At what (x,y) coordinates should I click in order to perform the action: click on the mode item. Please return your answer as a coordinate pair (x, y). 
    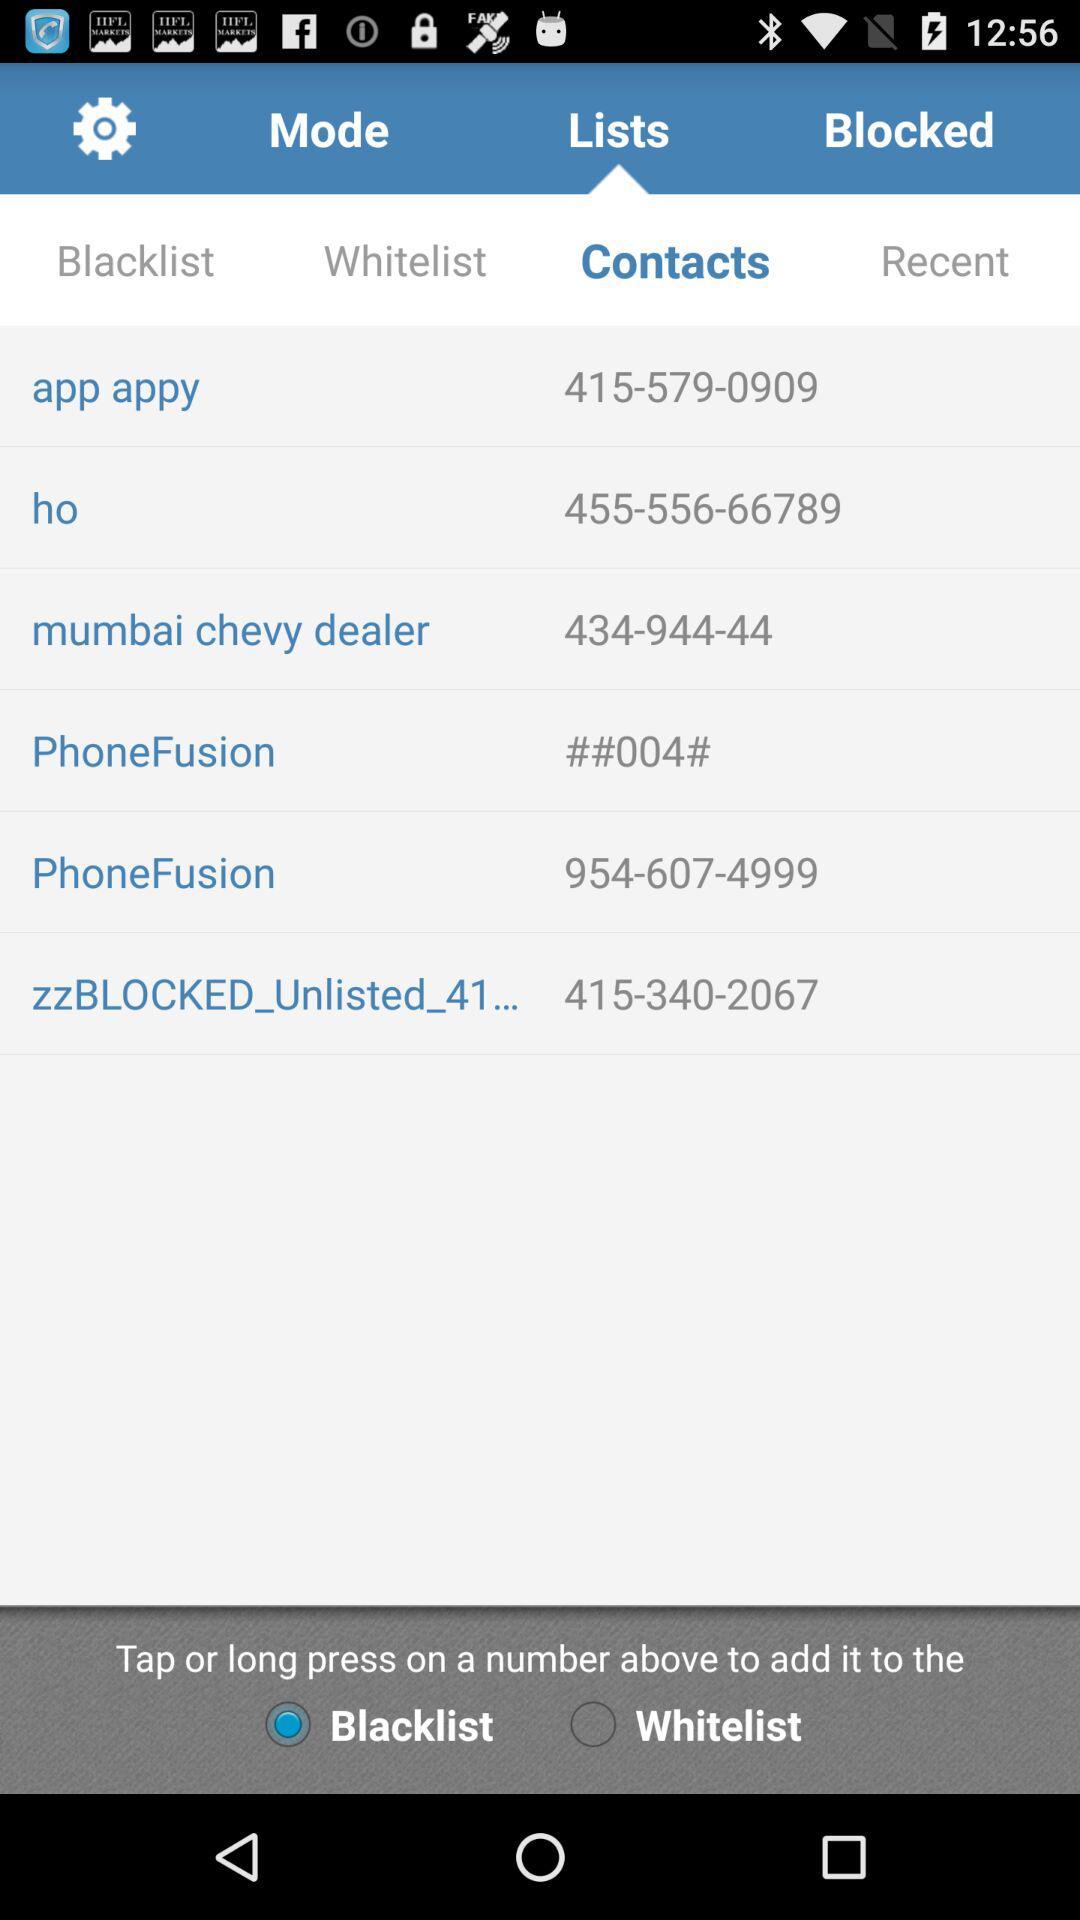
    Looking at the image, I should click on (327, 127).